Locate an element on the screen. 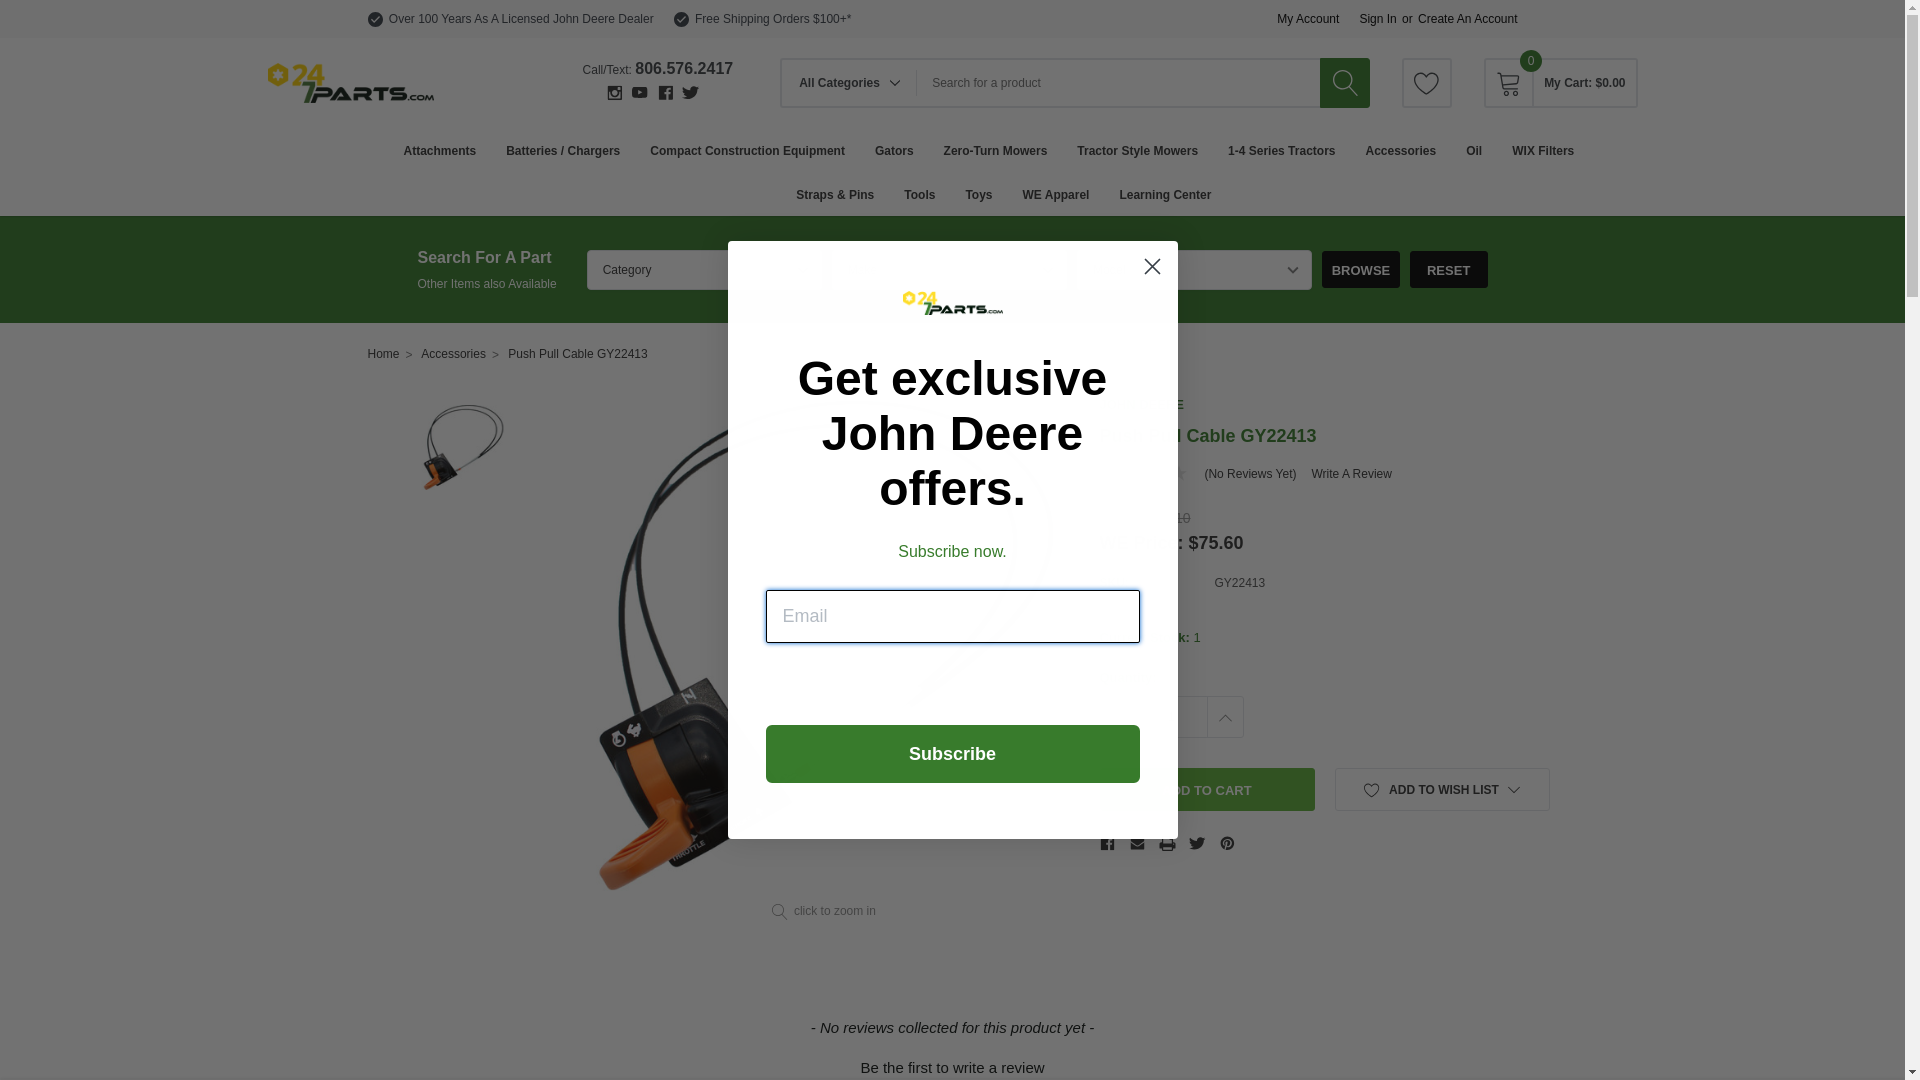 Image resolution: width=1920 pixels, height=1080 pixels. 'Learning Center' is located at coordinates (1165, 193).